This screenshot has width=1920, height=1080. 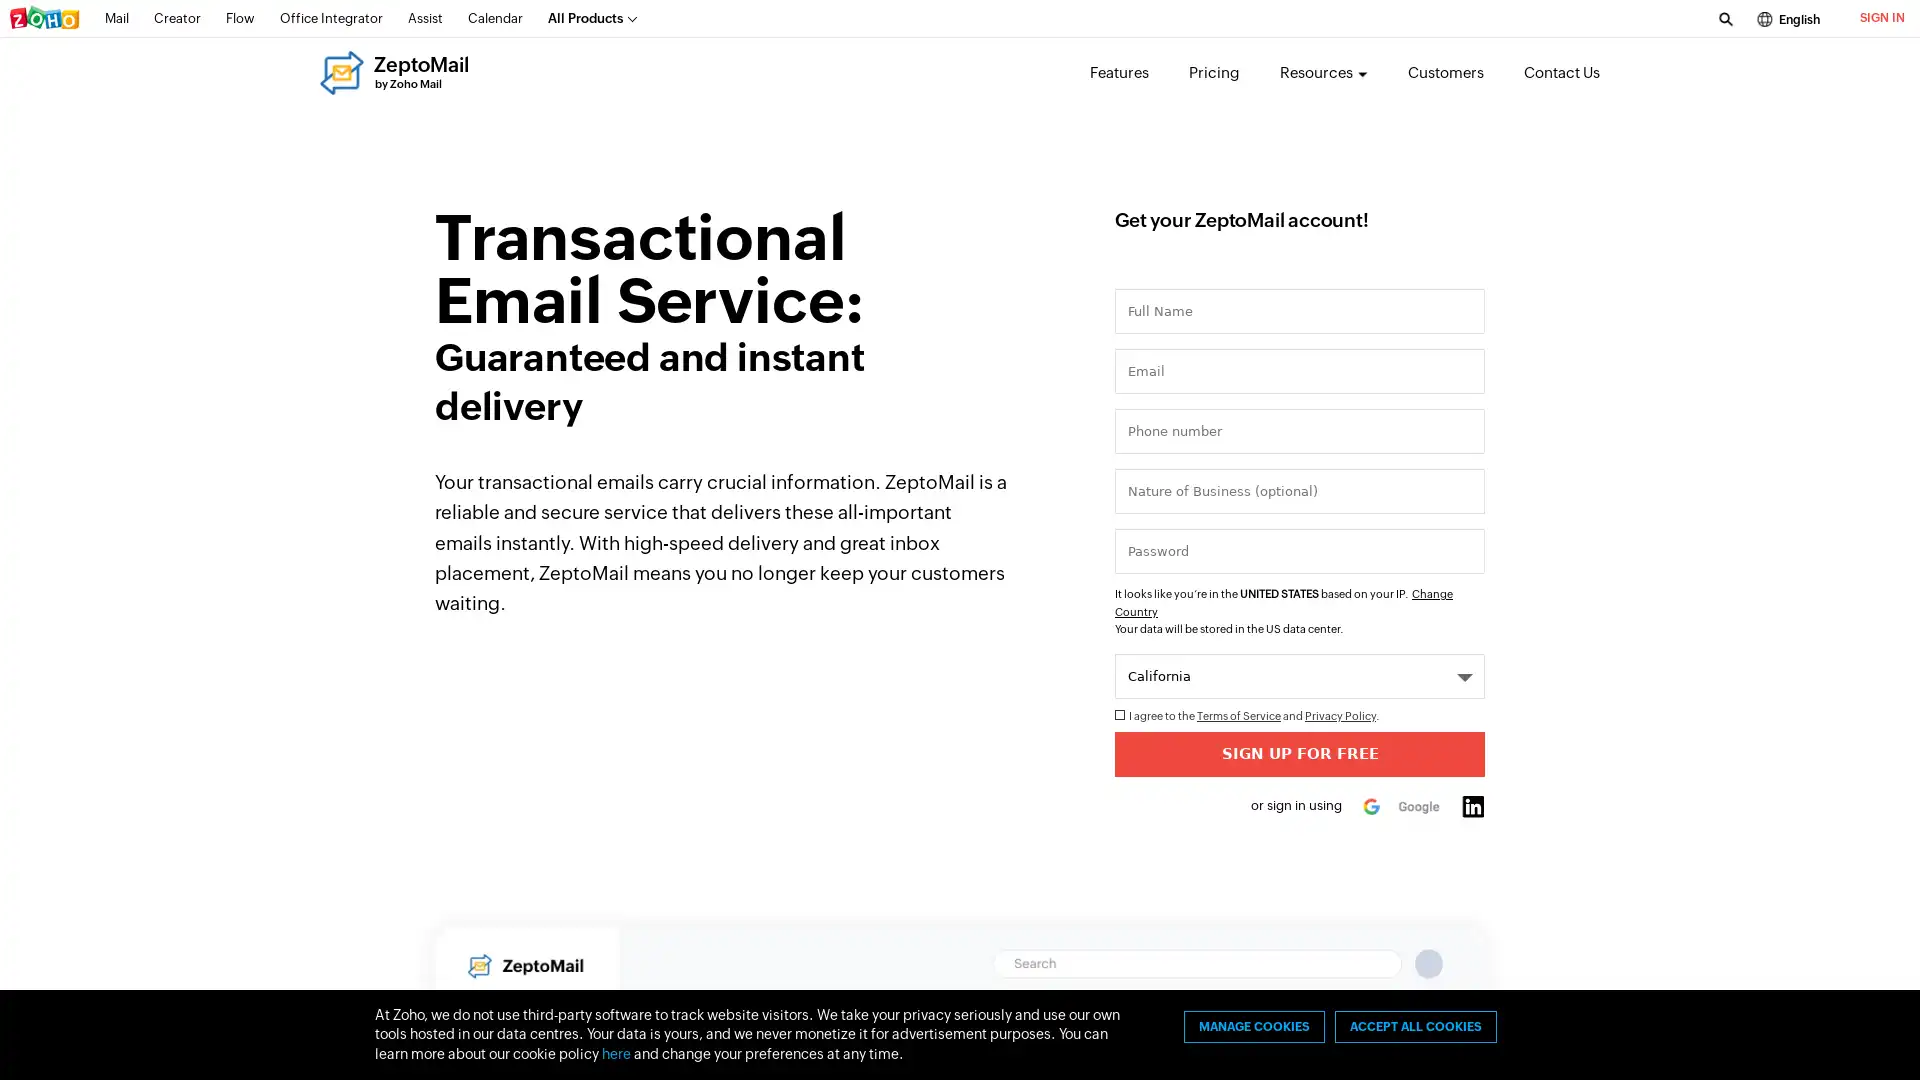 What do you see at coordinates (1300, 754) in the screenshot?
I see `Sign Up for Free` at bounding box center [1300, 754].